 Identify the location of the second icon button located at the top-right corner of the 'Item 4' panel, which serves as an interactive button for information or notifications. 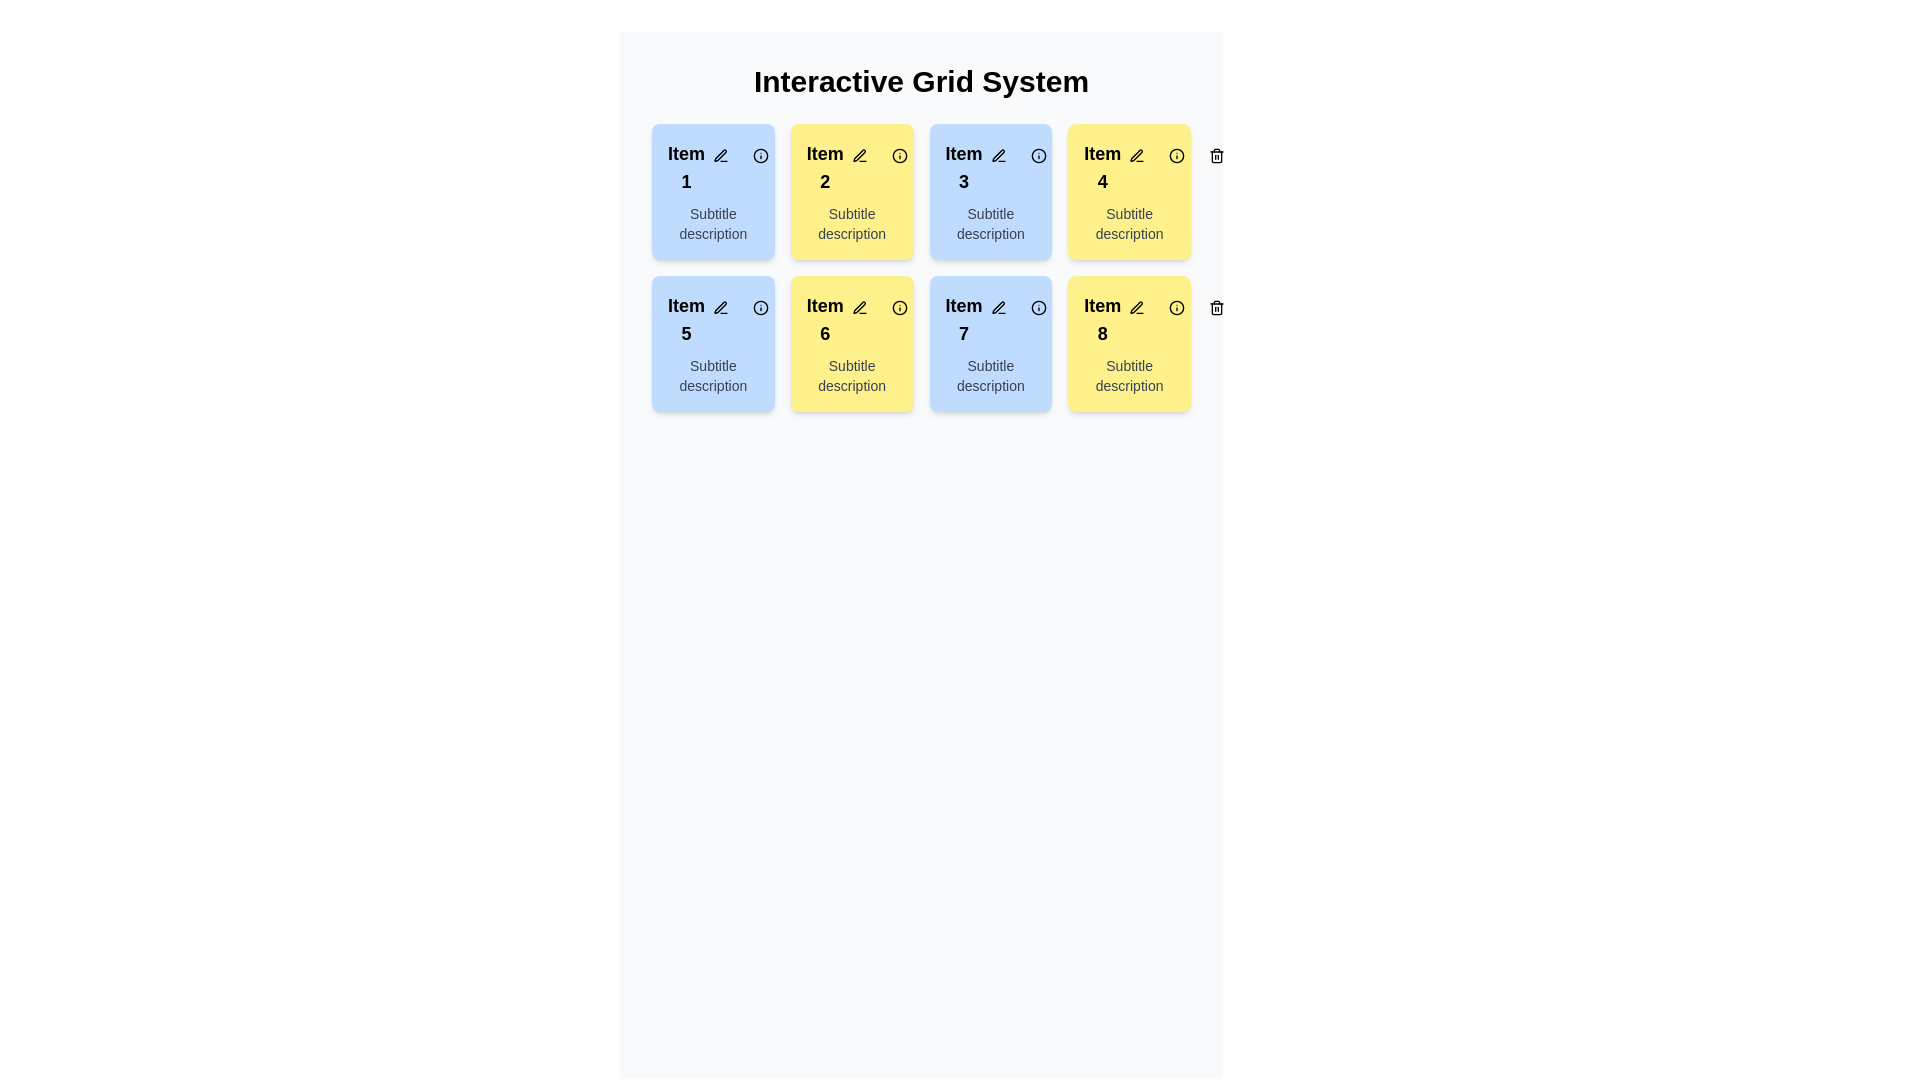
(1177, 154).